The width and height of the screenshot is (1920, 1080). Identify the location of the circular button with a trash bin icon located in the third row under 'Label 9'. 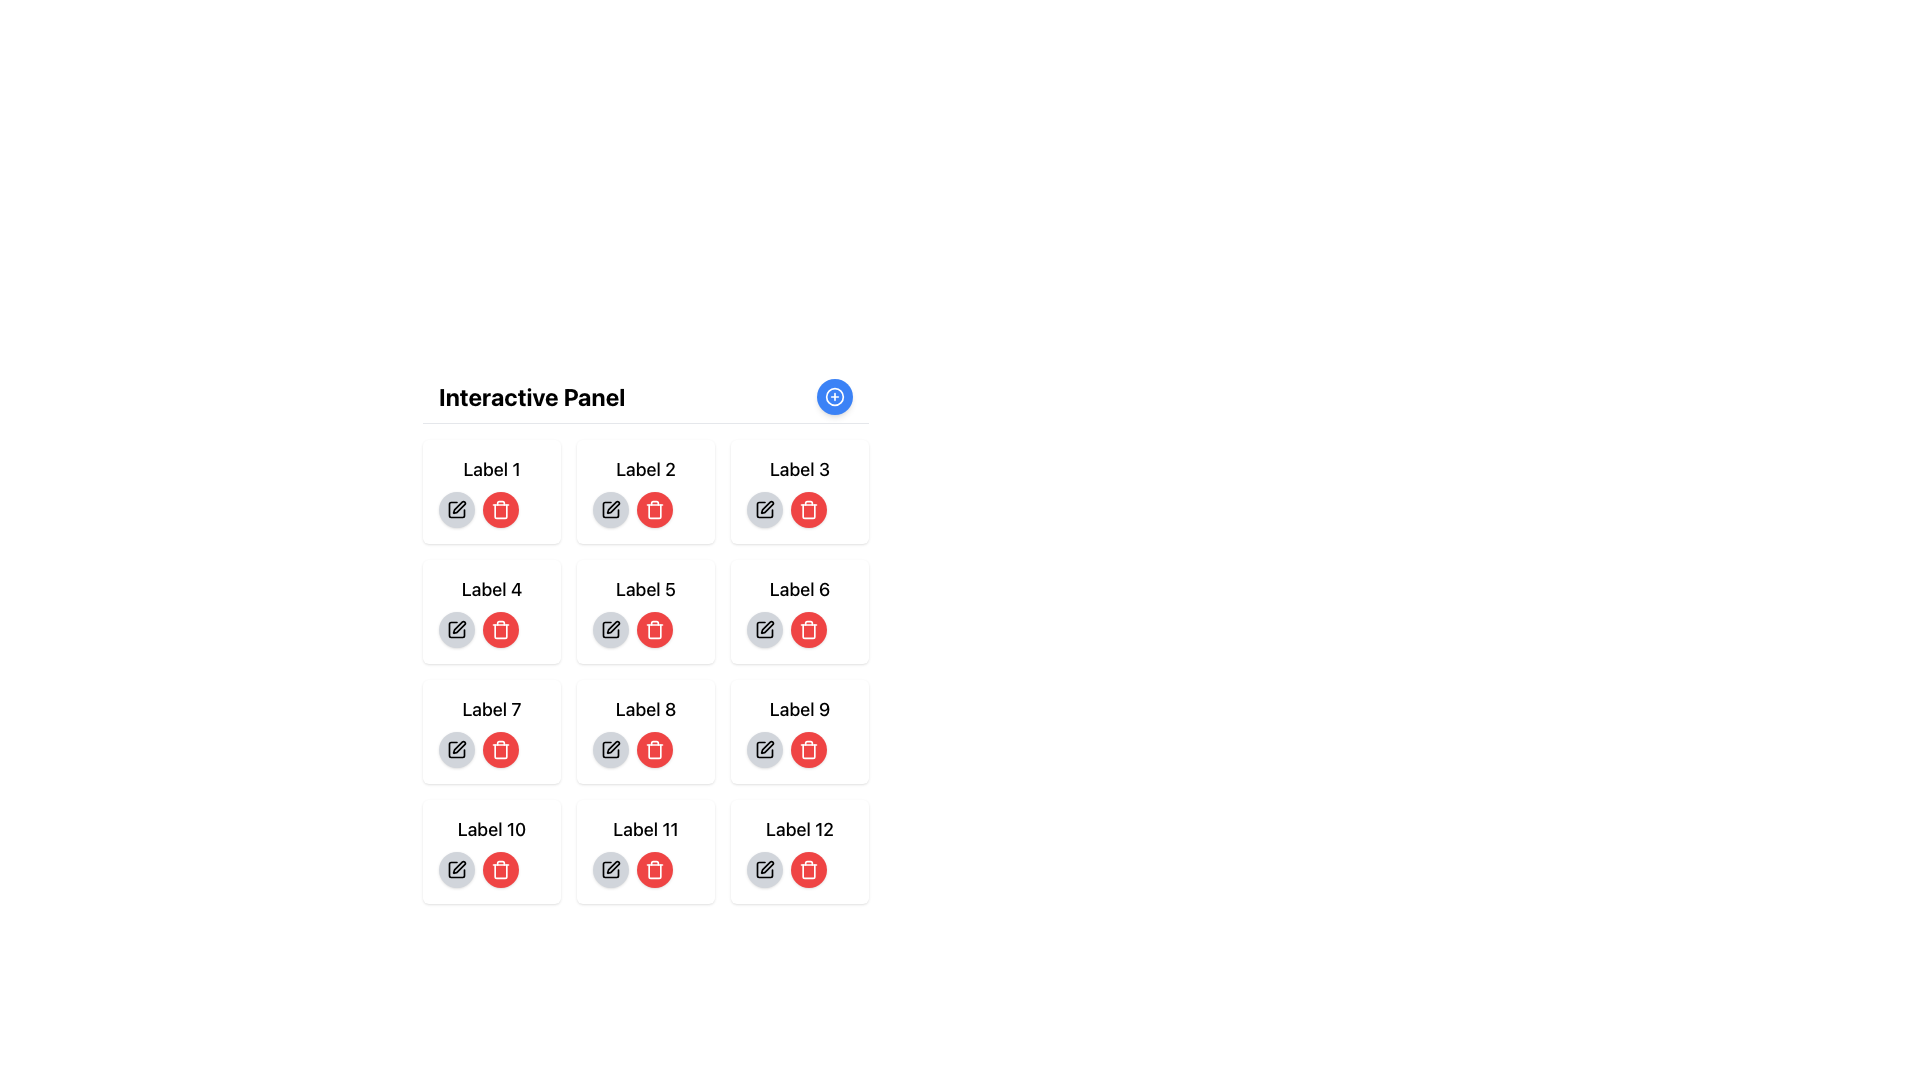
(809, 749).